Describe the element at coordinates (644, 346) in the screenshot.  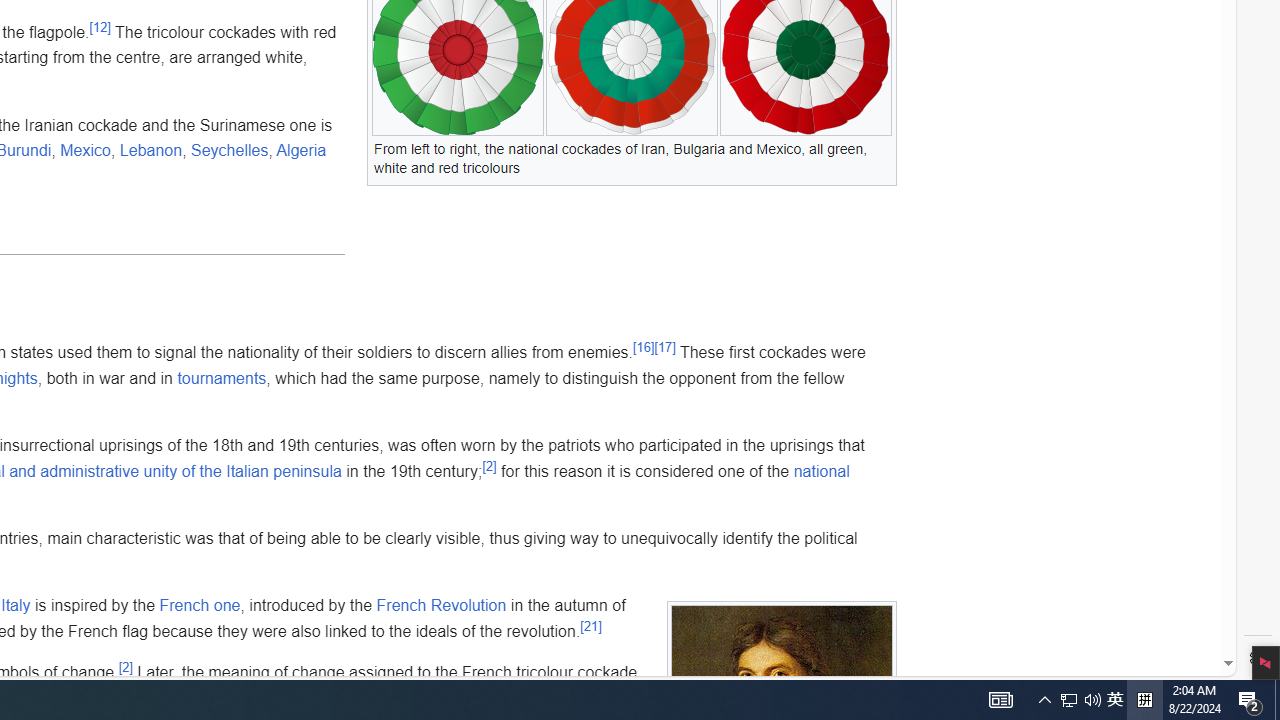
I see `'[16]'` at that location.